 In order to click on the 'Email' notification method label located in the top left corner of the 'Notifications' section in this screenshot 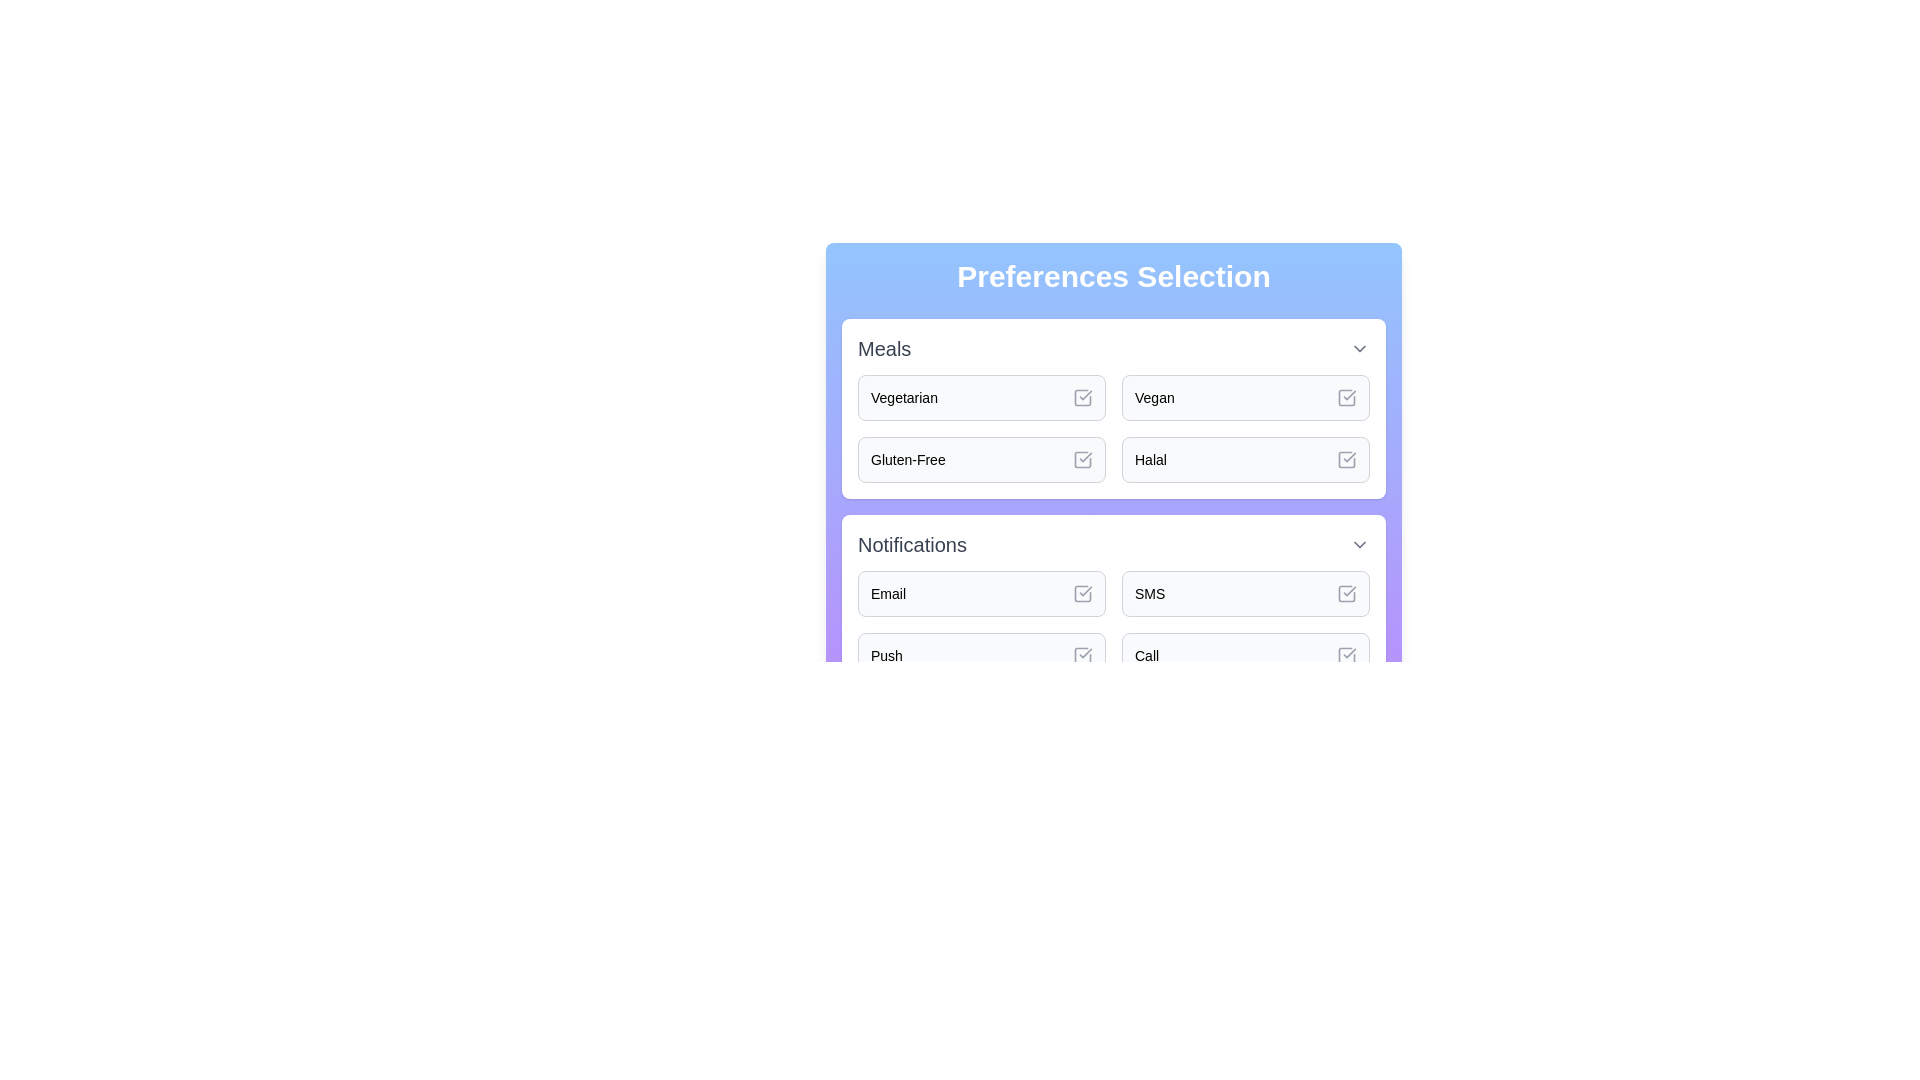, I will do `click(887, 593)`.